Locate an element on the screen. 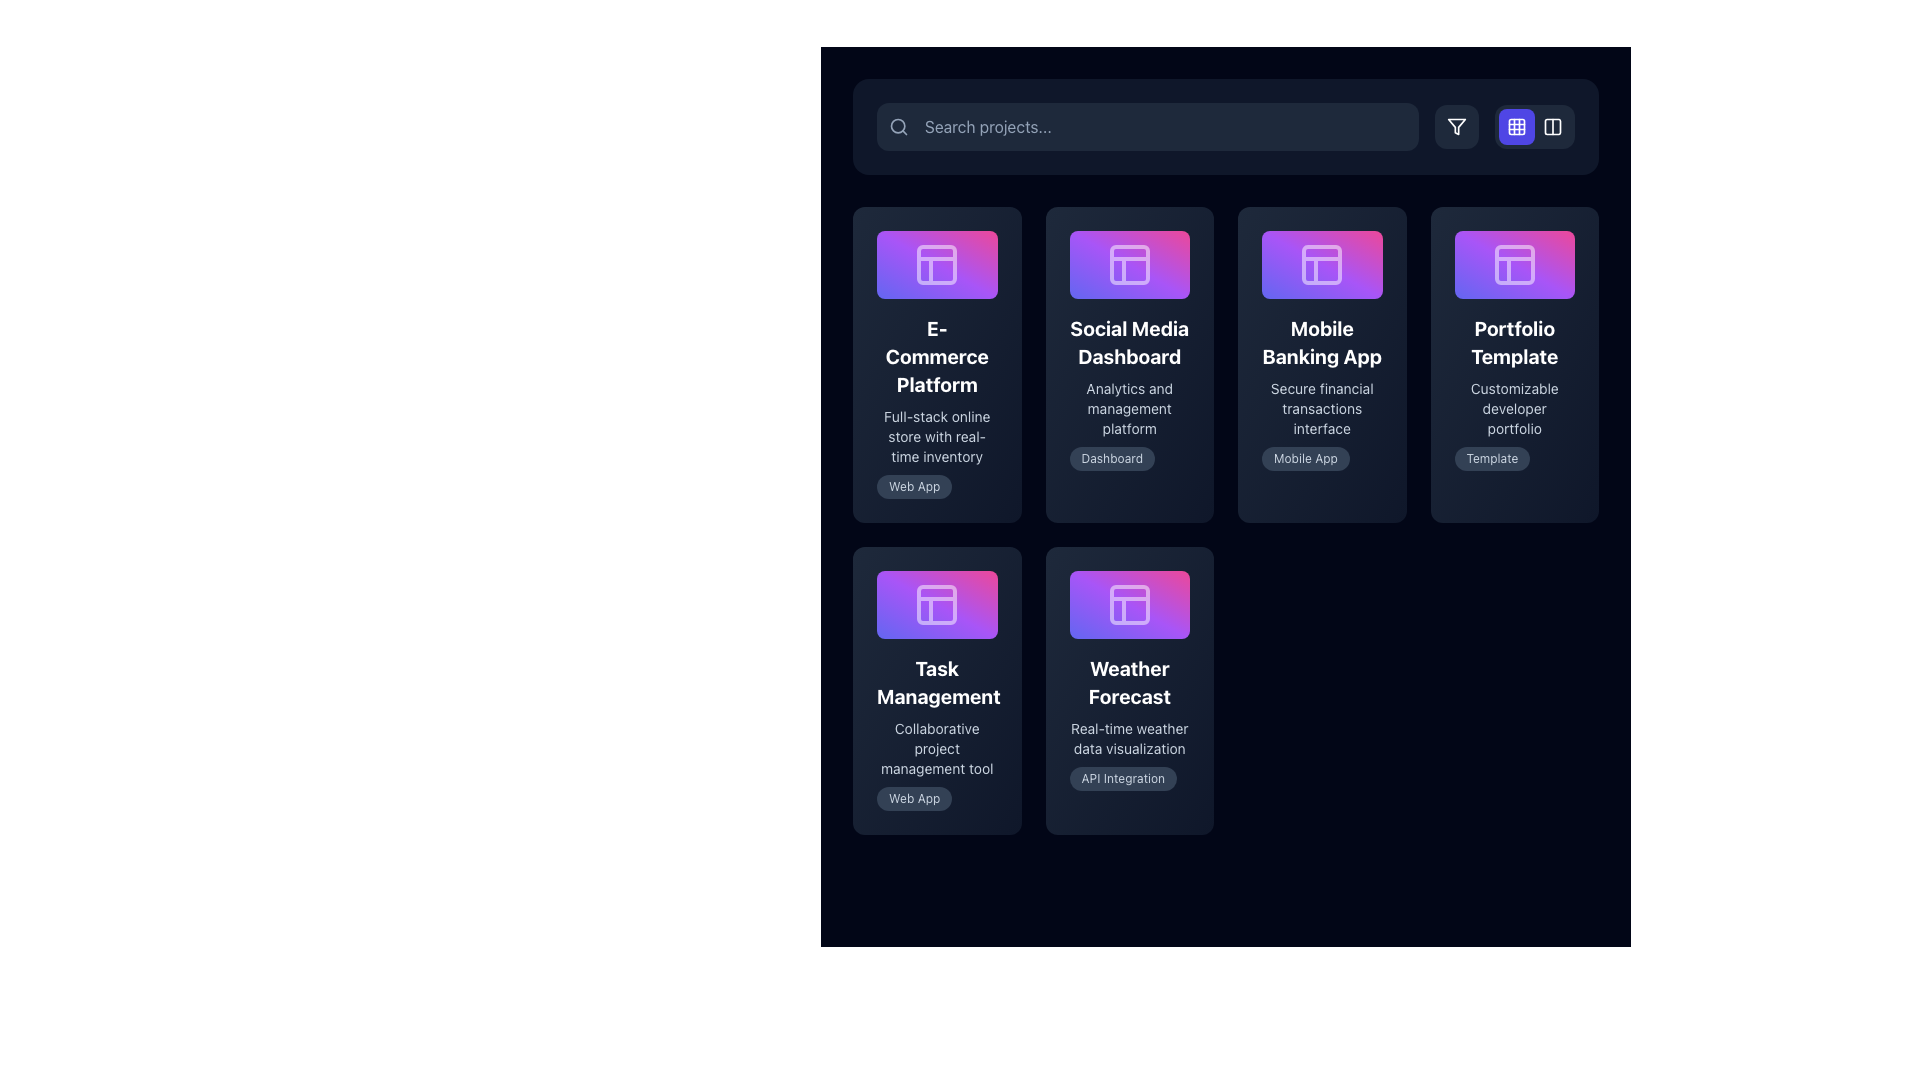 Image resolution: width=1920 pixels, height=1080 pixels. text of the 'Web App' badge, which is a rectangular badge with a dark slate color and light gray font, located at the bottom of the 'Task Management' project card is located at coordinates (936, 797).